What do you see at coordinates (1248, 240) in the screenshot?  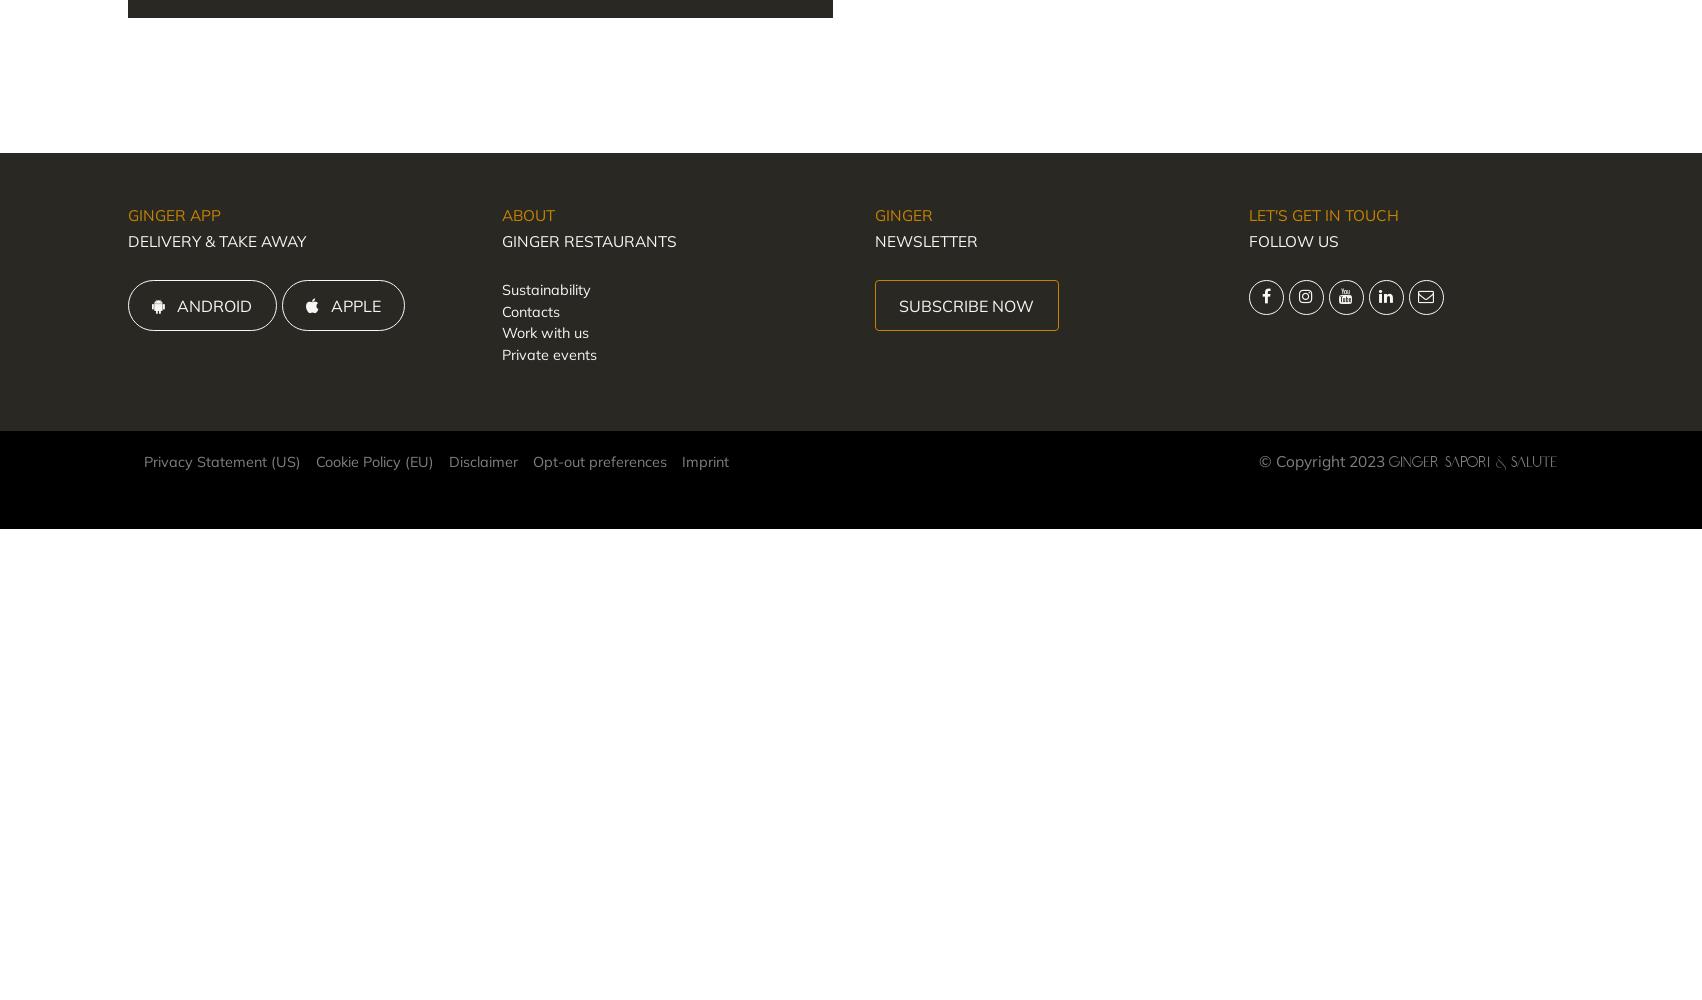 I see `'FOLLOW US'` at bounding box center [1248, 240].